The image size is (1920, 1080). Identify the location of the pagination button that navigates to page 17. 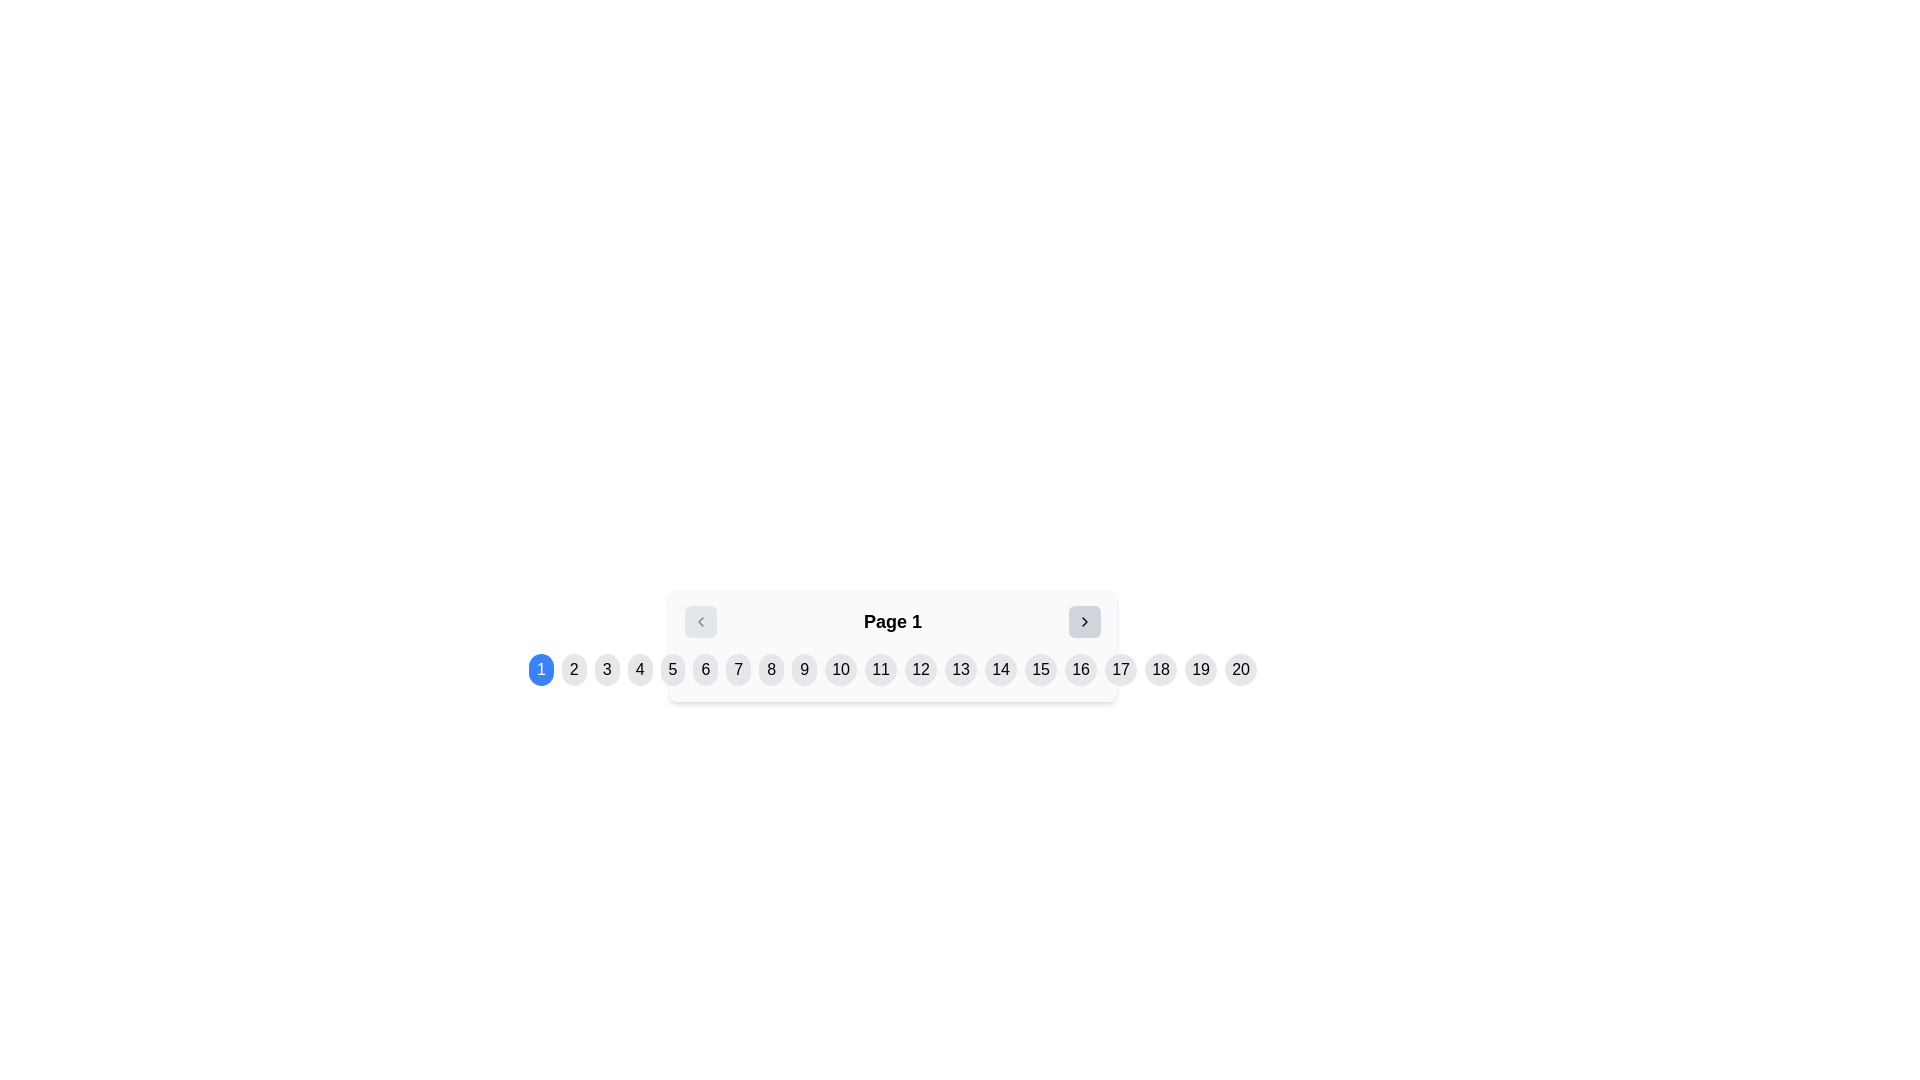
(1121, 670).